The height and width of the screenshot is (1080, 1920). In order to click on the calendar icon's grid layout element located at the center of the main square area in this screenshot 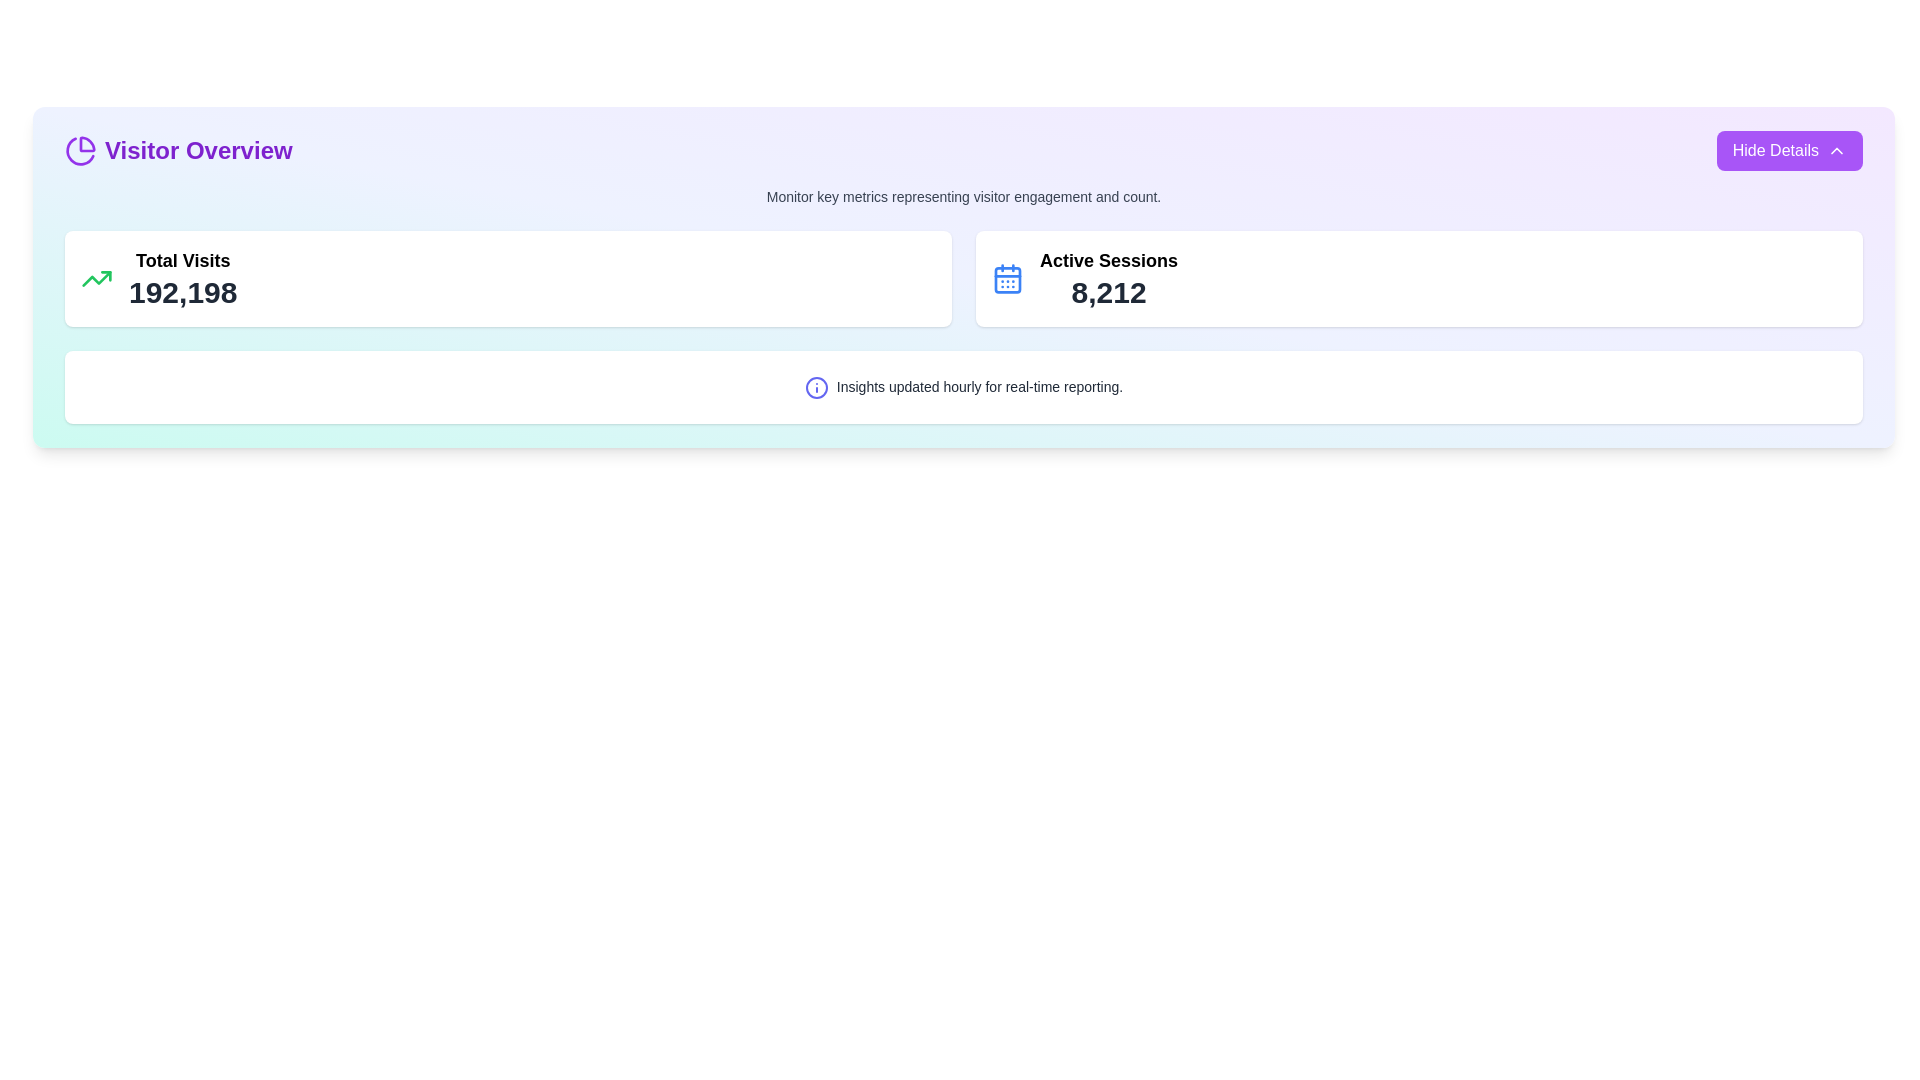, I will do `click(1008, 280)`.